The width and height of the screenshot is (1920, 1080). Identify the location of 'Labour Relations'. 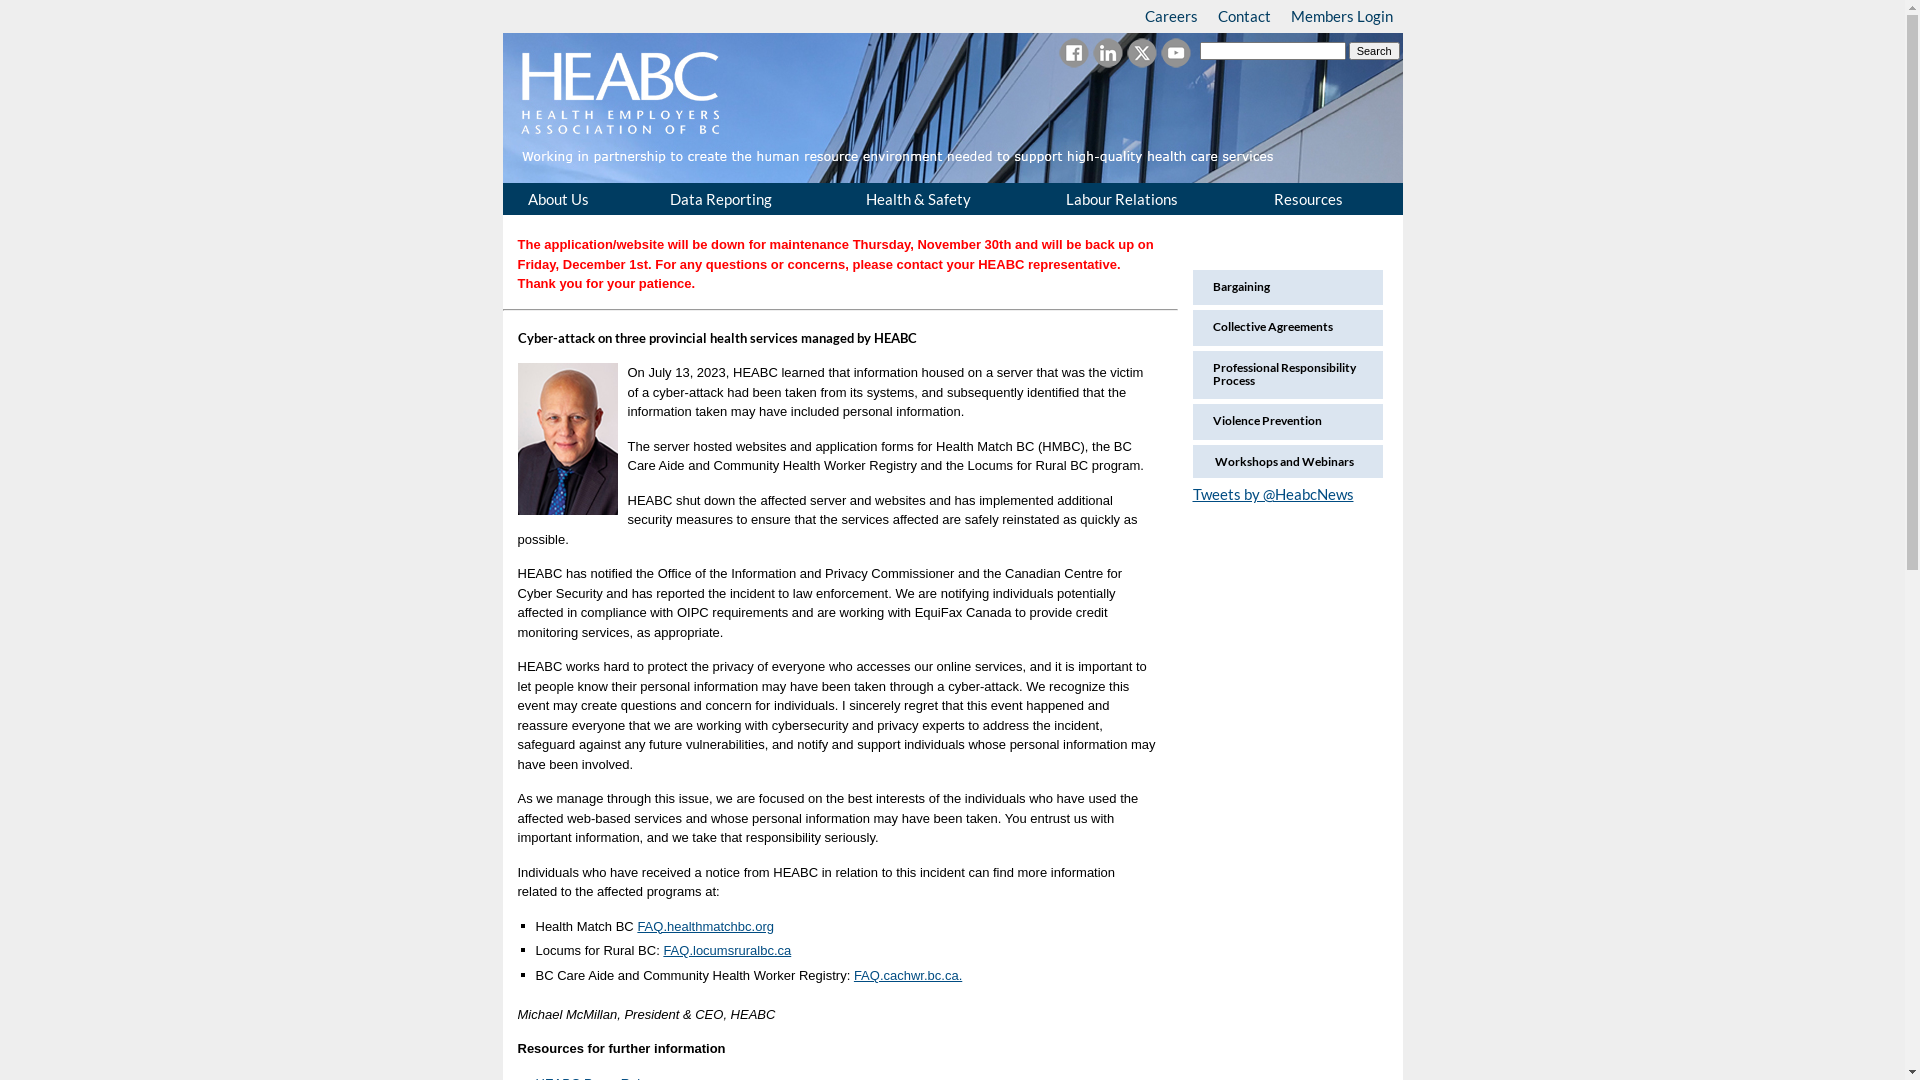
(1145, 198).